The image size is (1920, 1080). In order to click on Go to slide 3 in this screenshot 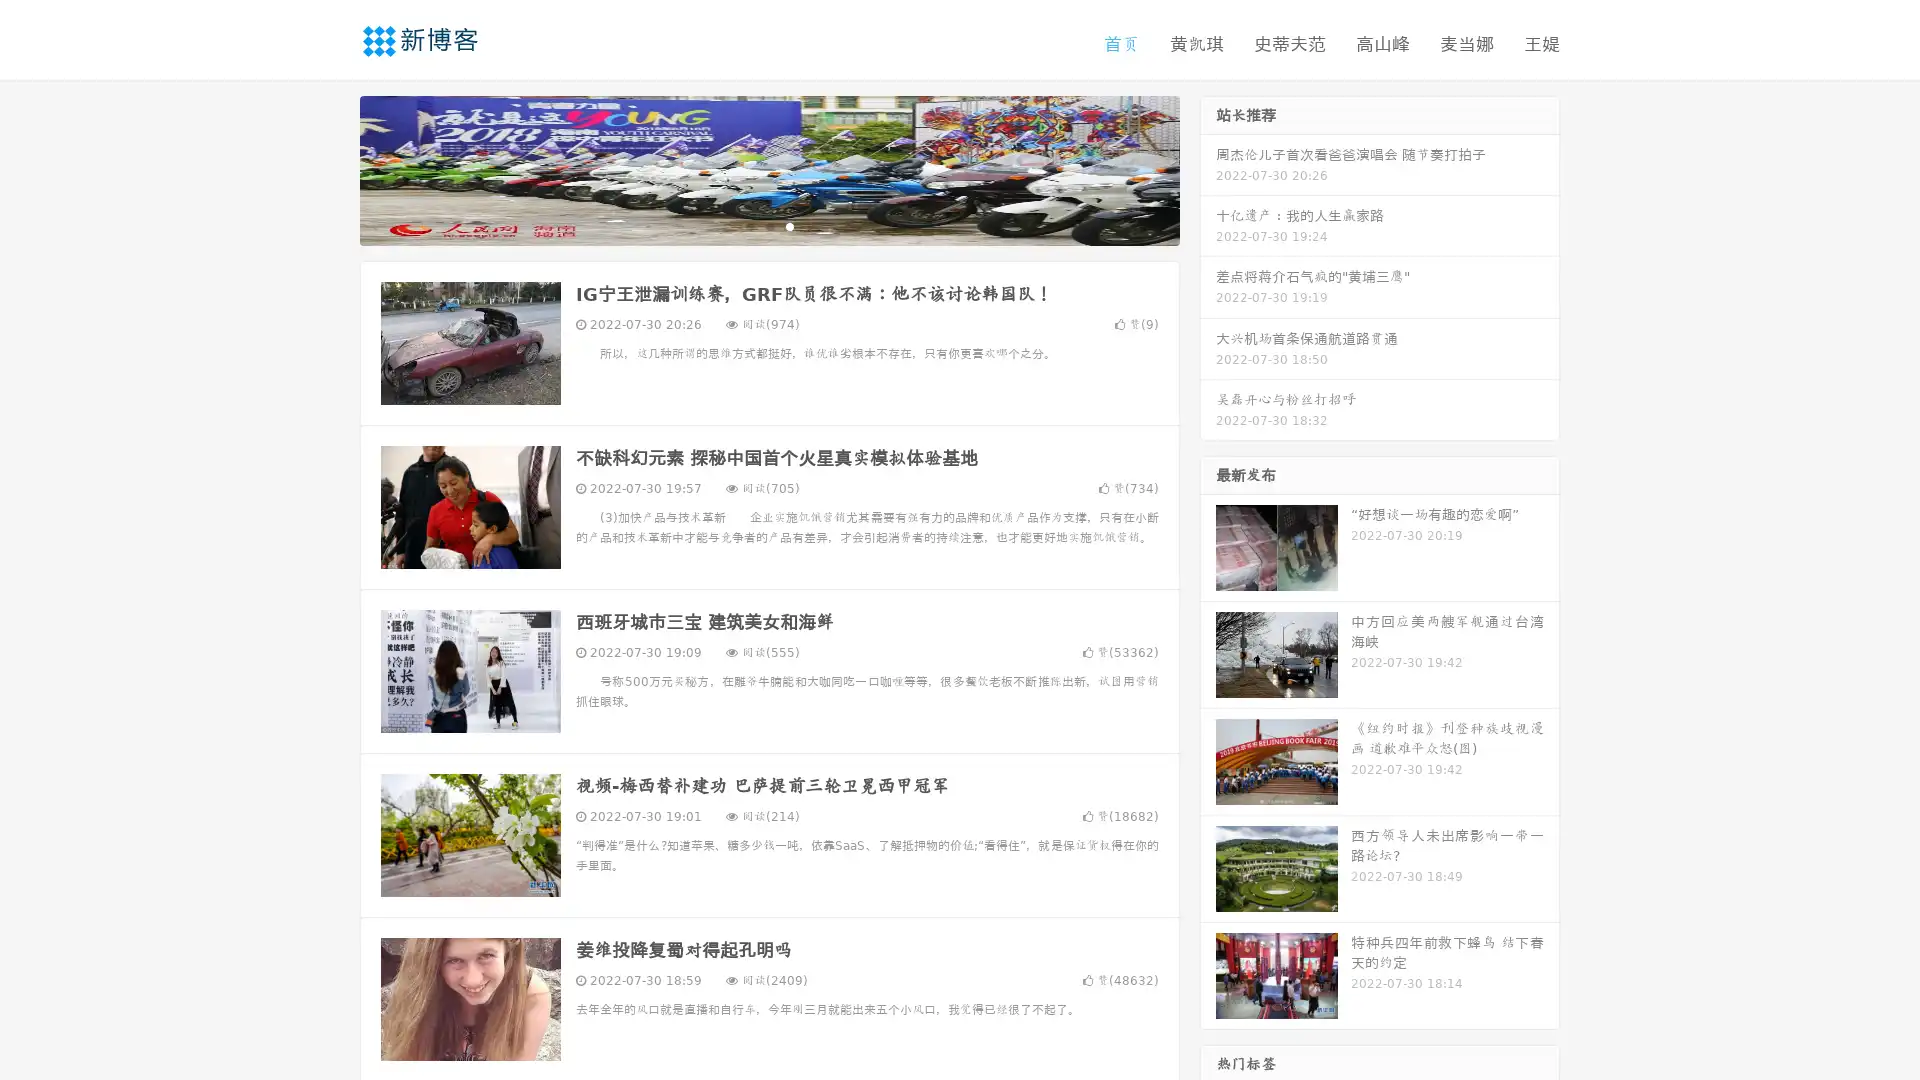, I will do `click(789, 225)`.